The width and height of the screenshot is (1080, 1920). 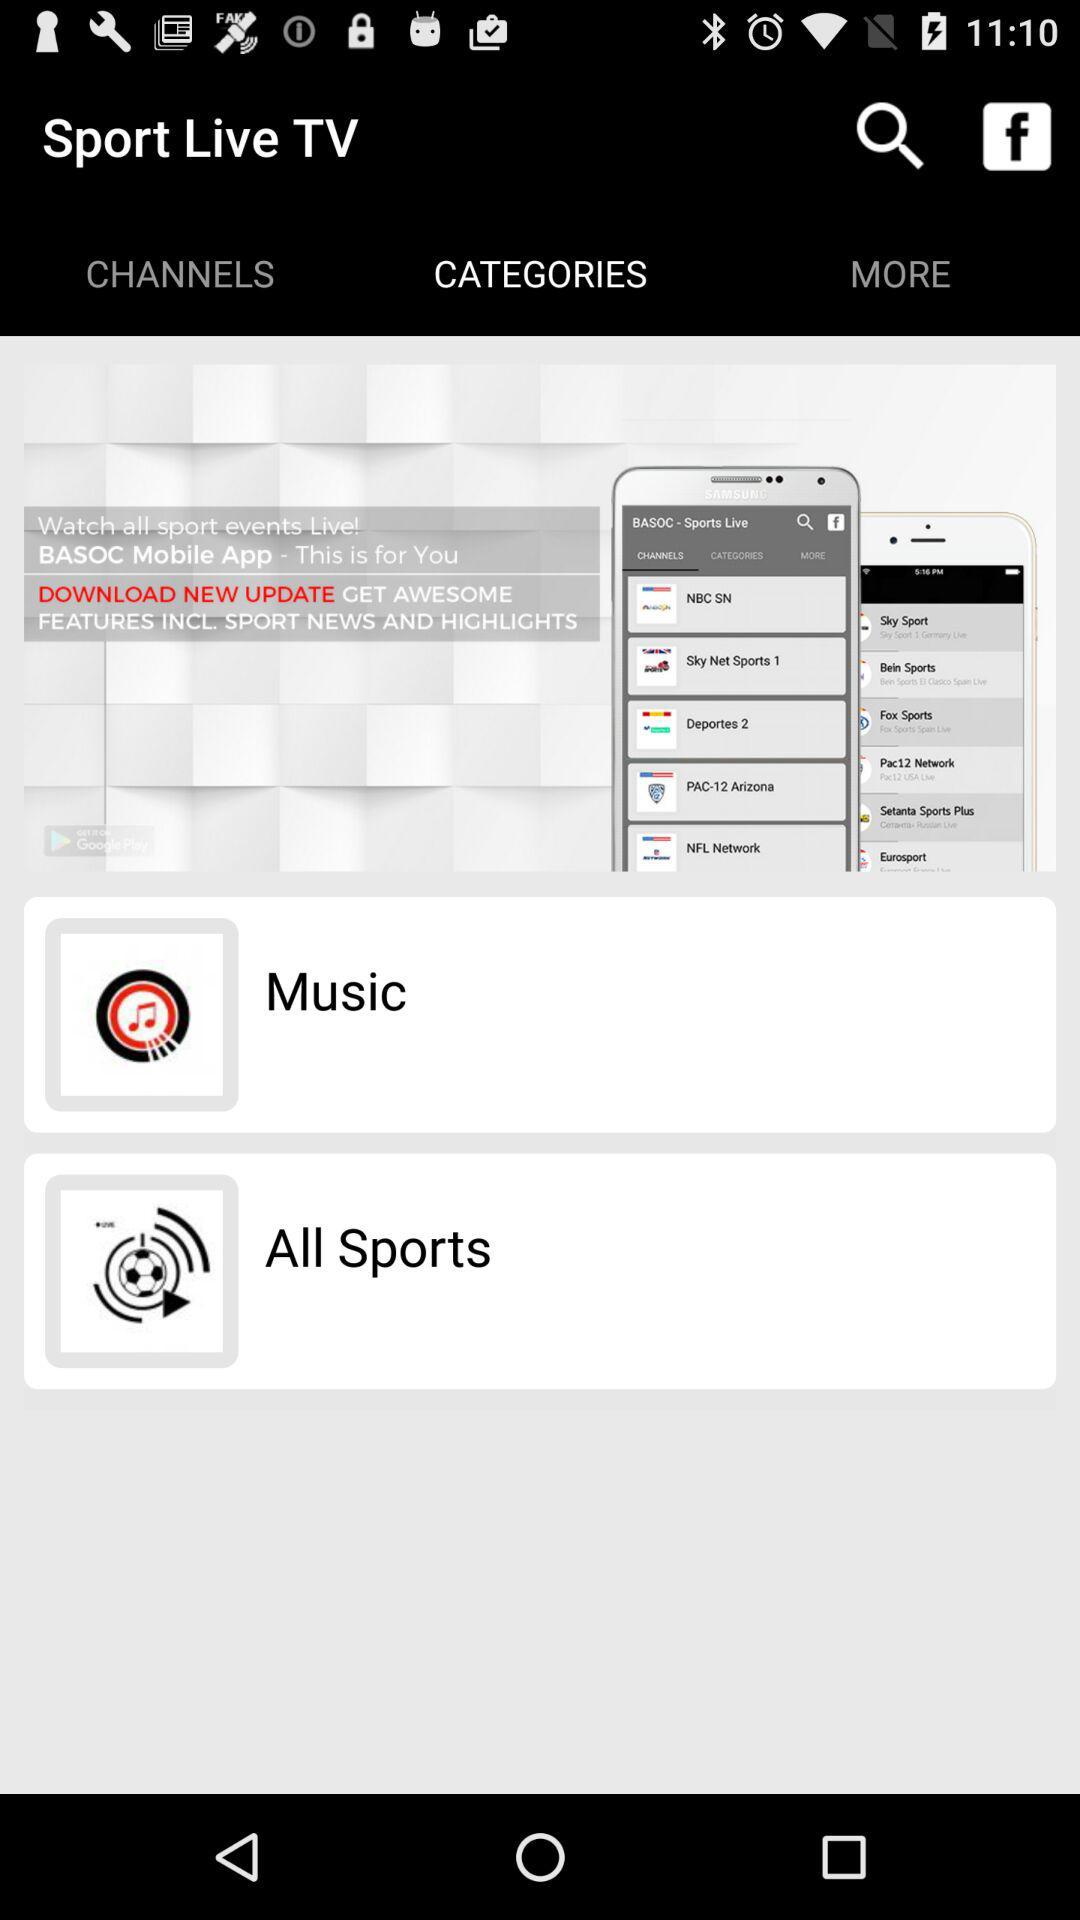 What do you see at coordinates (890, 135) in the screenshot?
I see `the item to the right of categories app` at bounding box center [890, 135].